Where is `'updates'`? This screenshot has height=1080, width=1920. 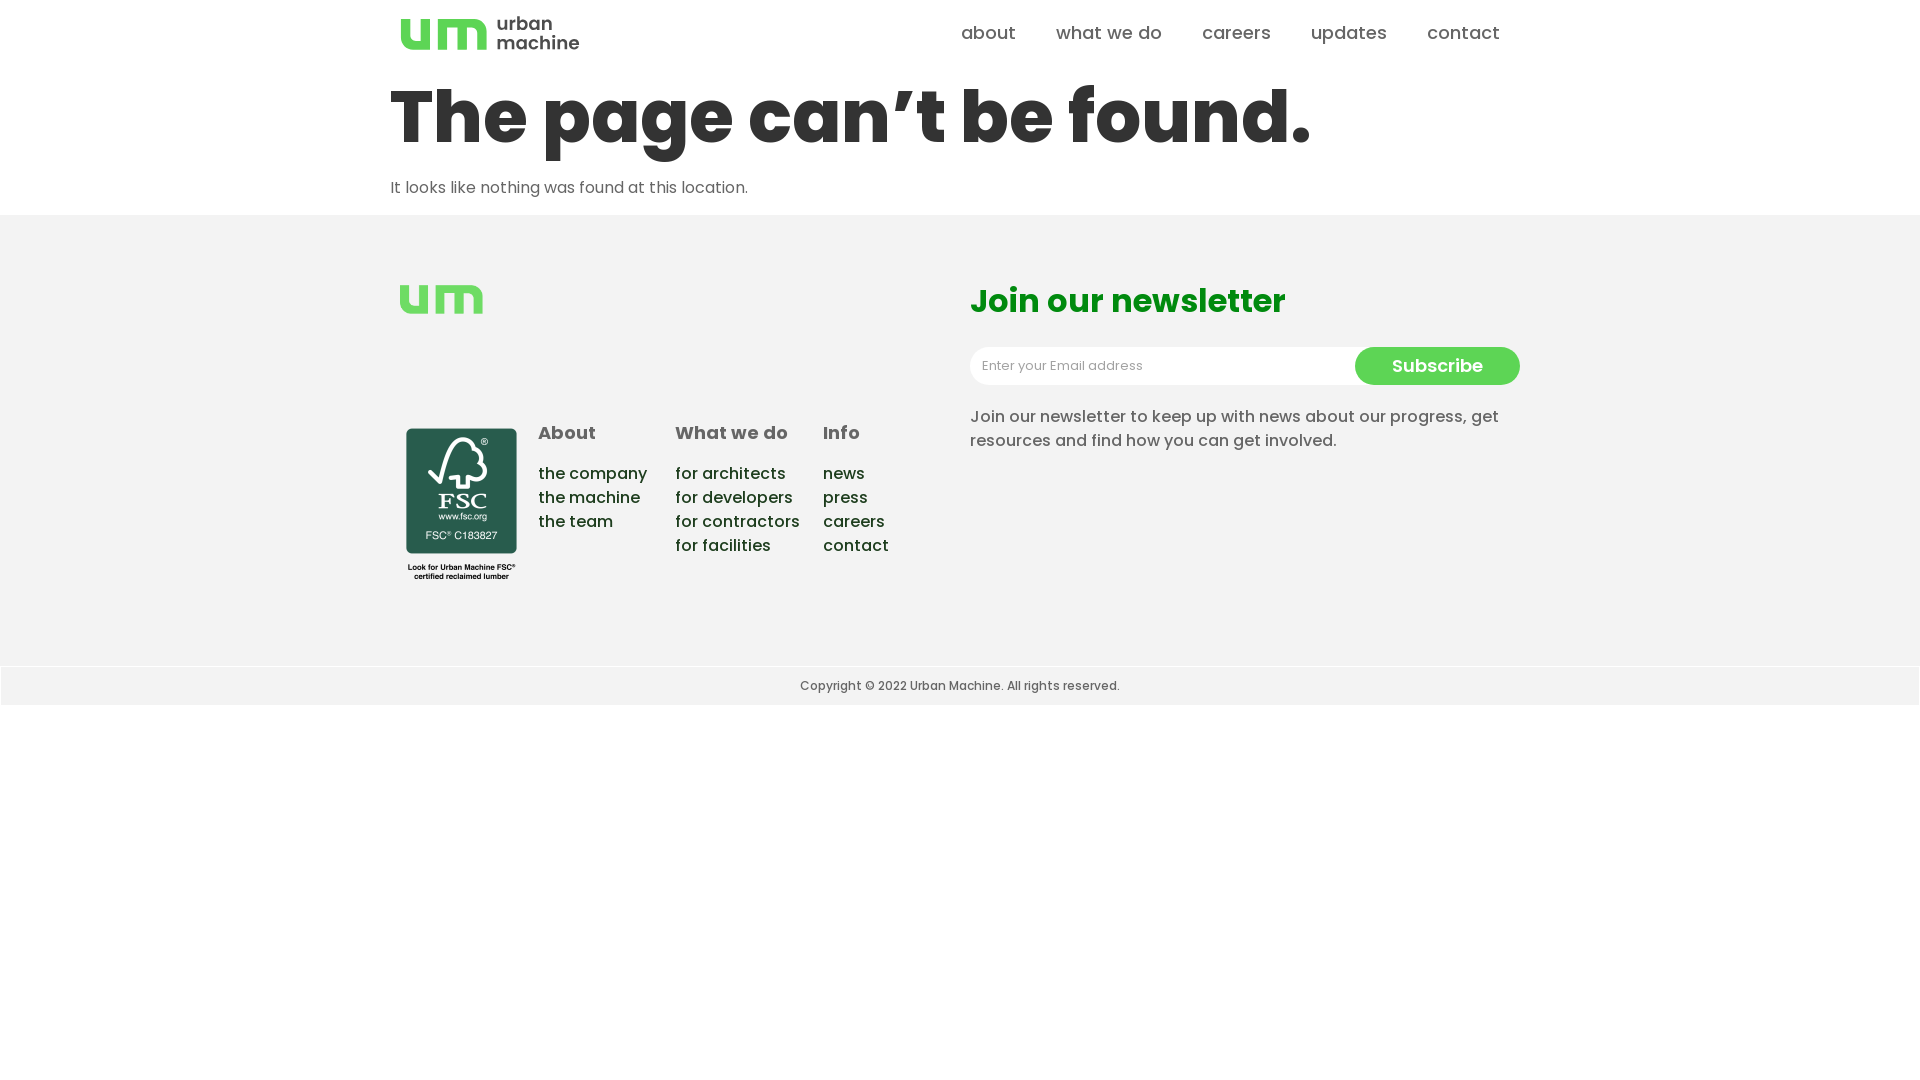 'updates' is located at coordinates (1348, 33).